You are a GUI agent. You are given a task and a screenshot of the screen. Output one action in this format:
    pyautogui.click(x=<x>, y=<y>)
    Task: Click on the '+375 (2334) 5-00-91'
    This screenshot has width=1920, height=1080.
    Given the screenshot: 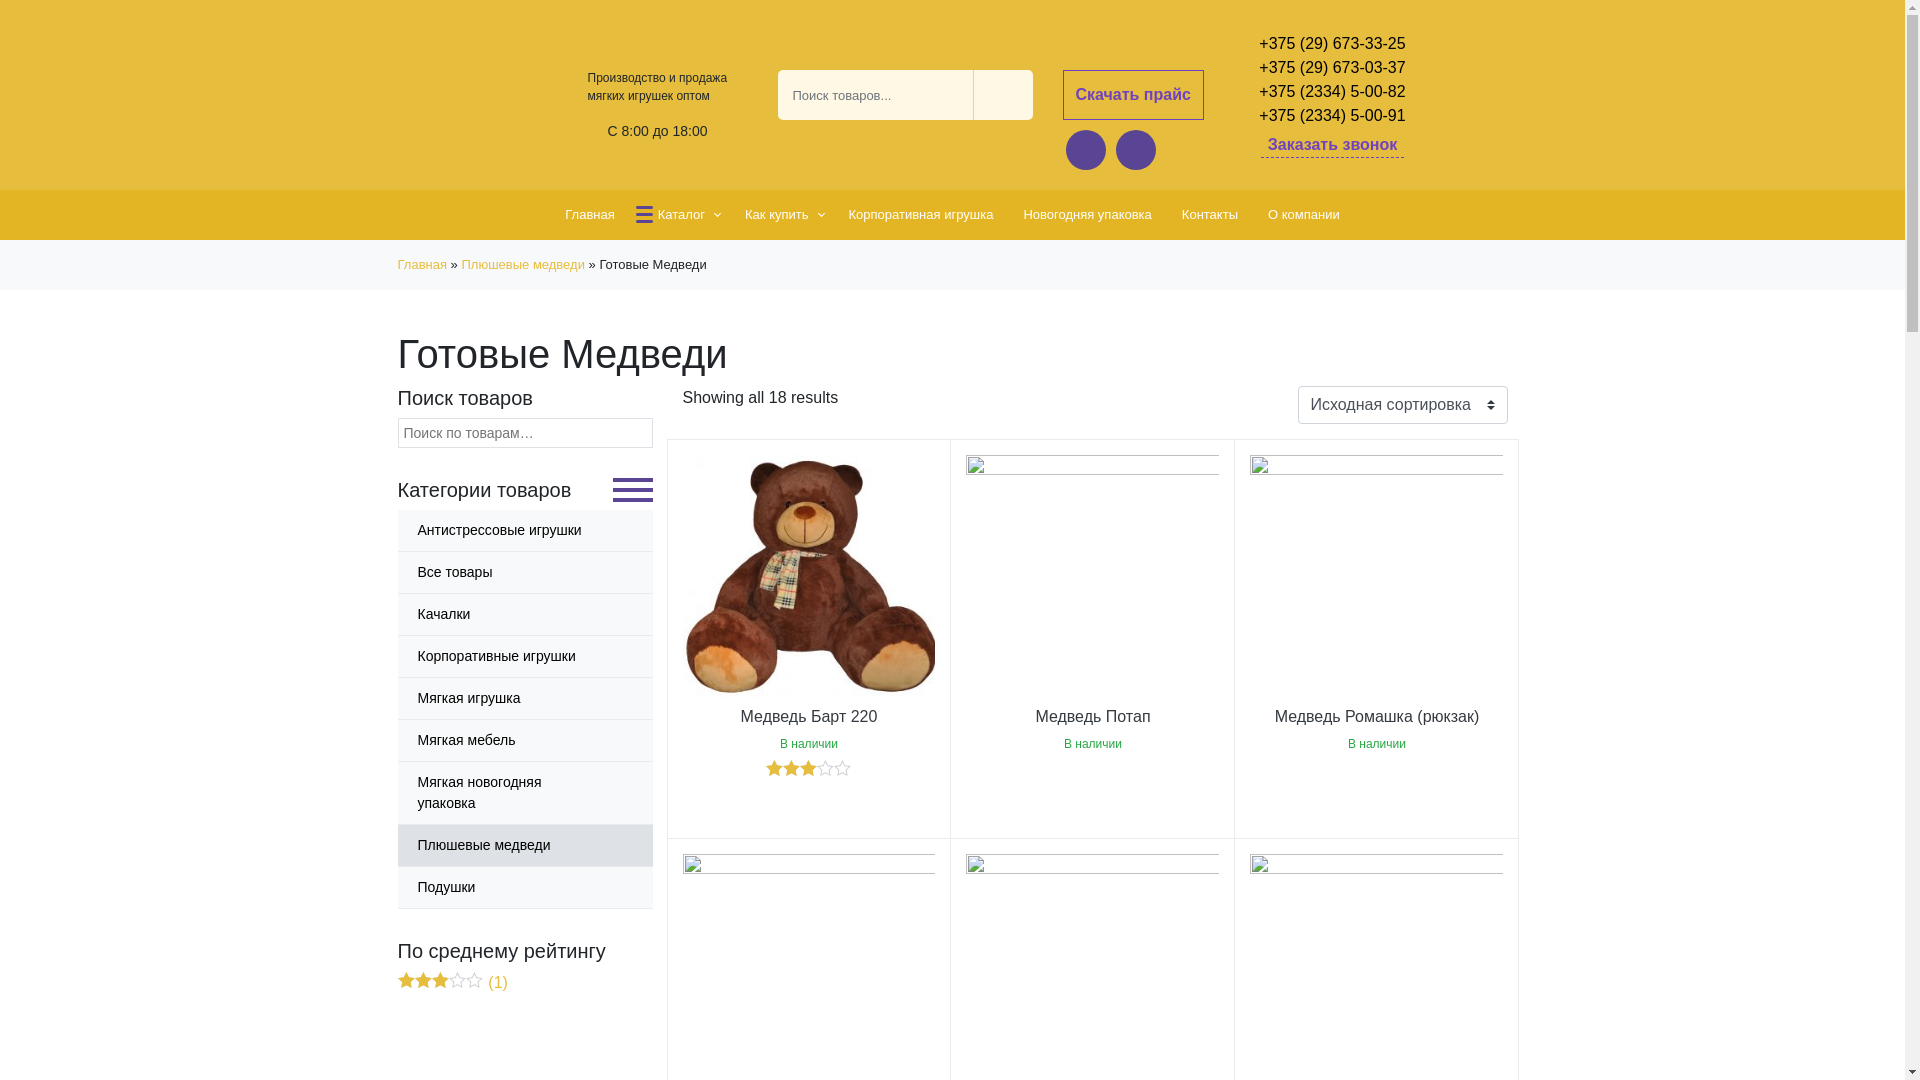 What is the action you would take?
    pyautogui.click(x=1332, y=115)
    